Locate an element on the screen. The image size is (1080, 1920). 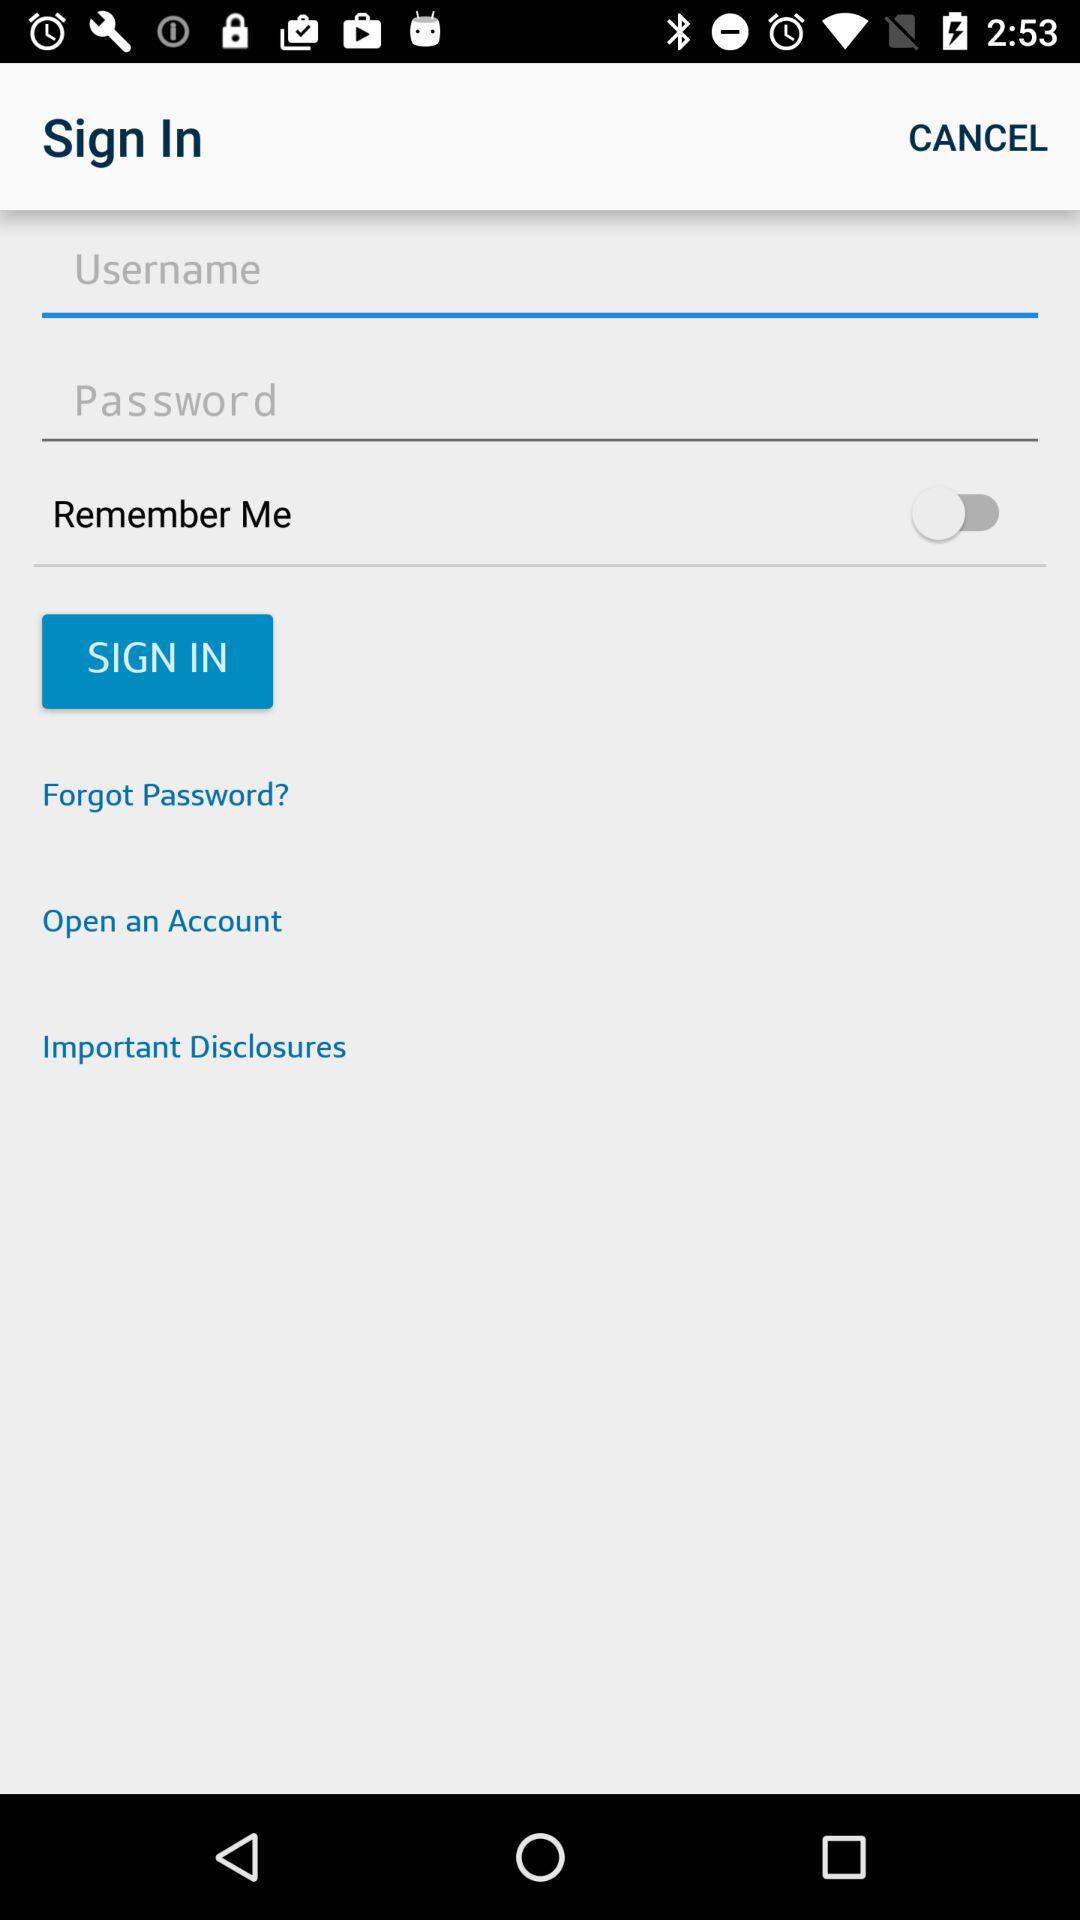
item below sign in item is located at coordinates (540, 796).